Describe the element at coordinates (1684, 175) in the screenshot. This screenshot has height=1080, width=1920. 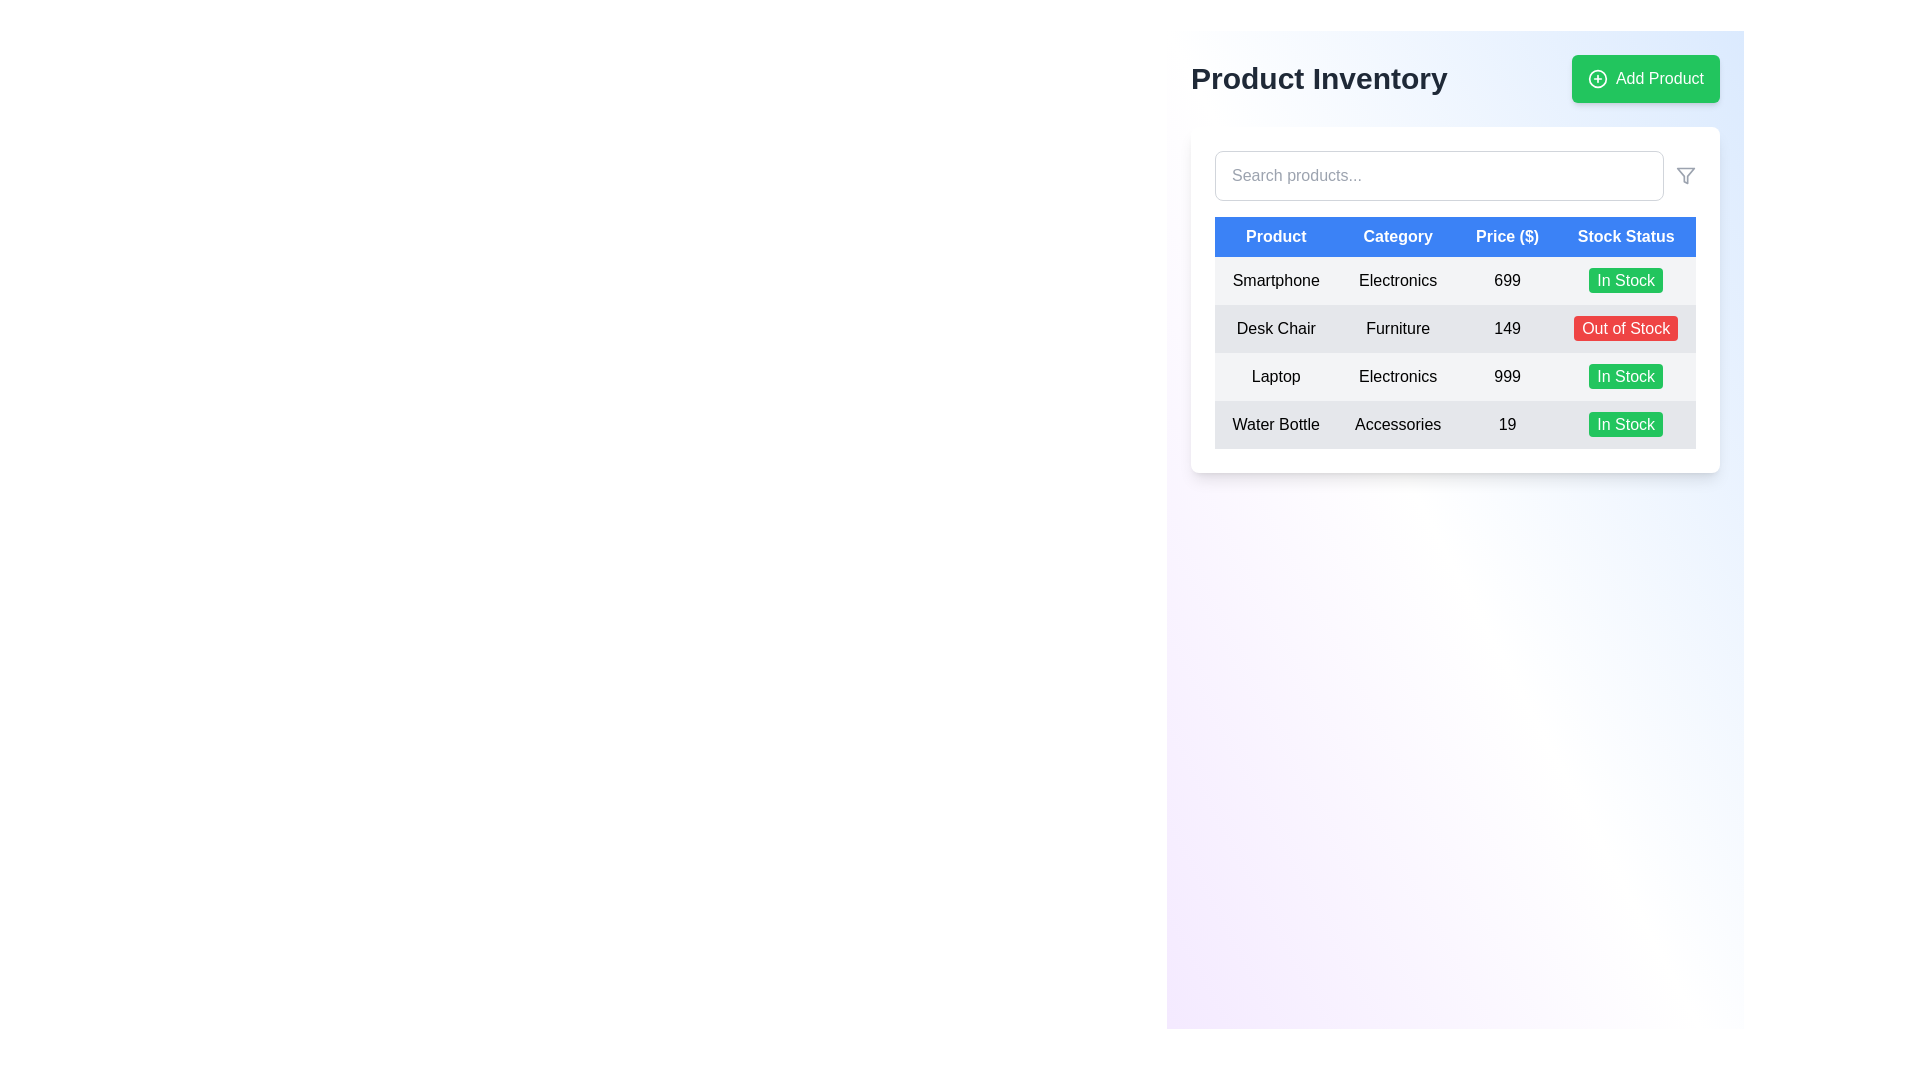
I see `the funnel icon, which represents the filter functionality, located to the right of the search input field in the top section under 'Product Inventory'` at that location.